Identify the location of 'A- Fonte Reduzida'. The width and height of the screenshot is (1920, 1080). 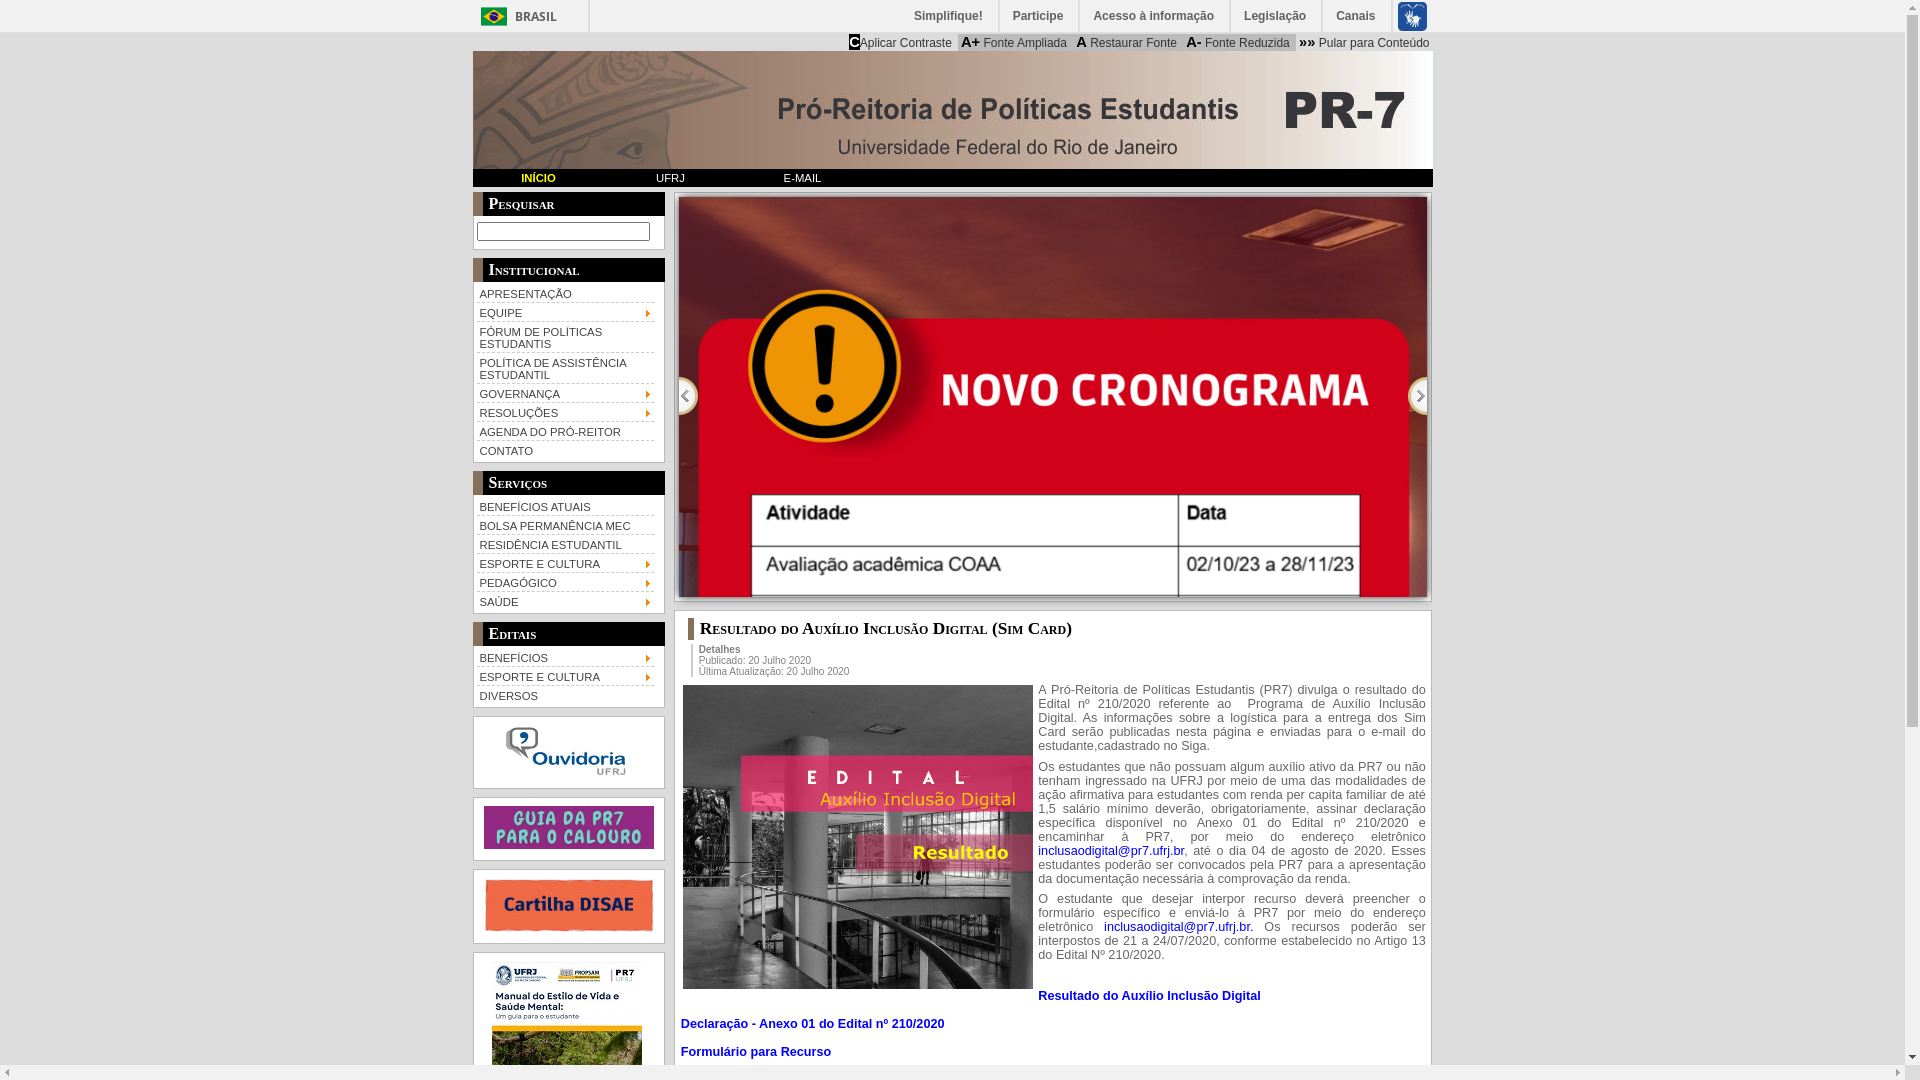
(1237, 42).